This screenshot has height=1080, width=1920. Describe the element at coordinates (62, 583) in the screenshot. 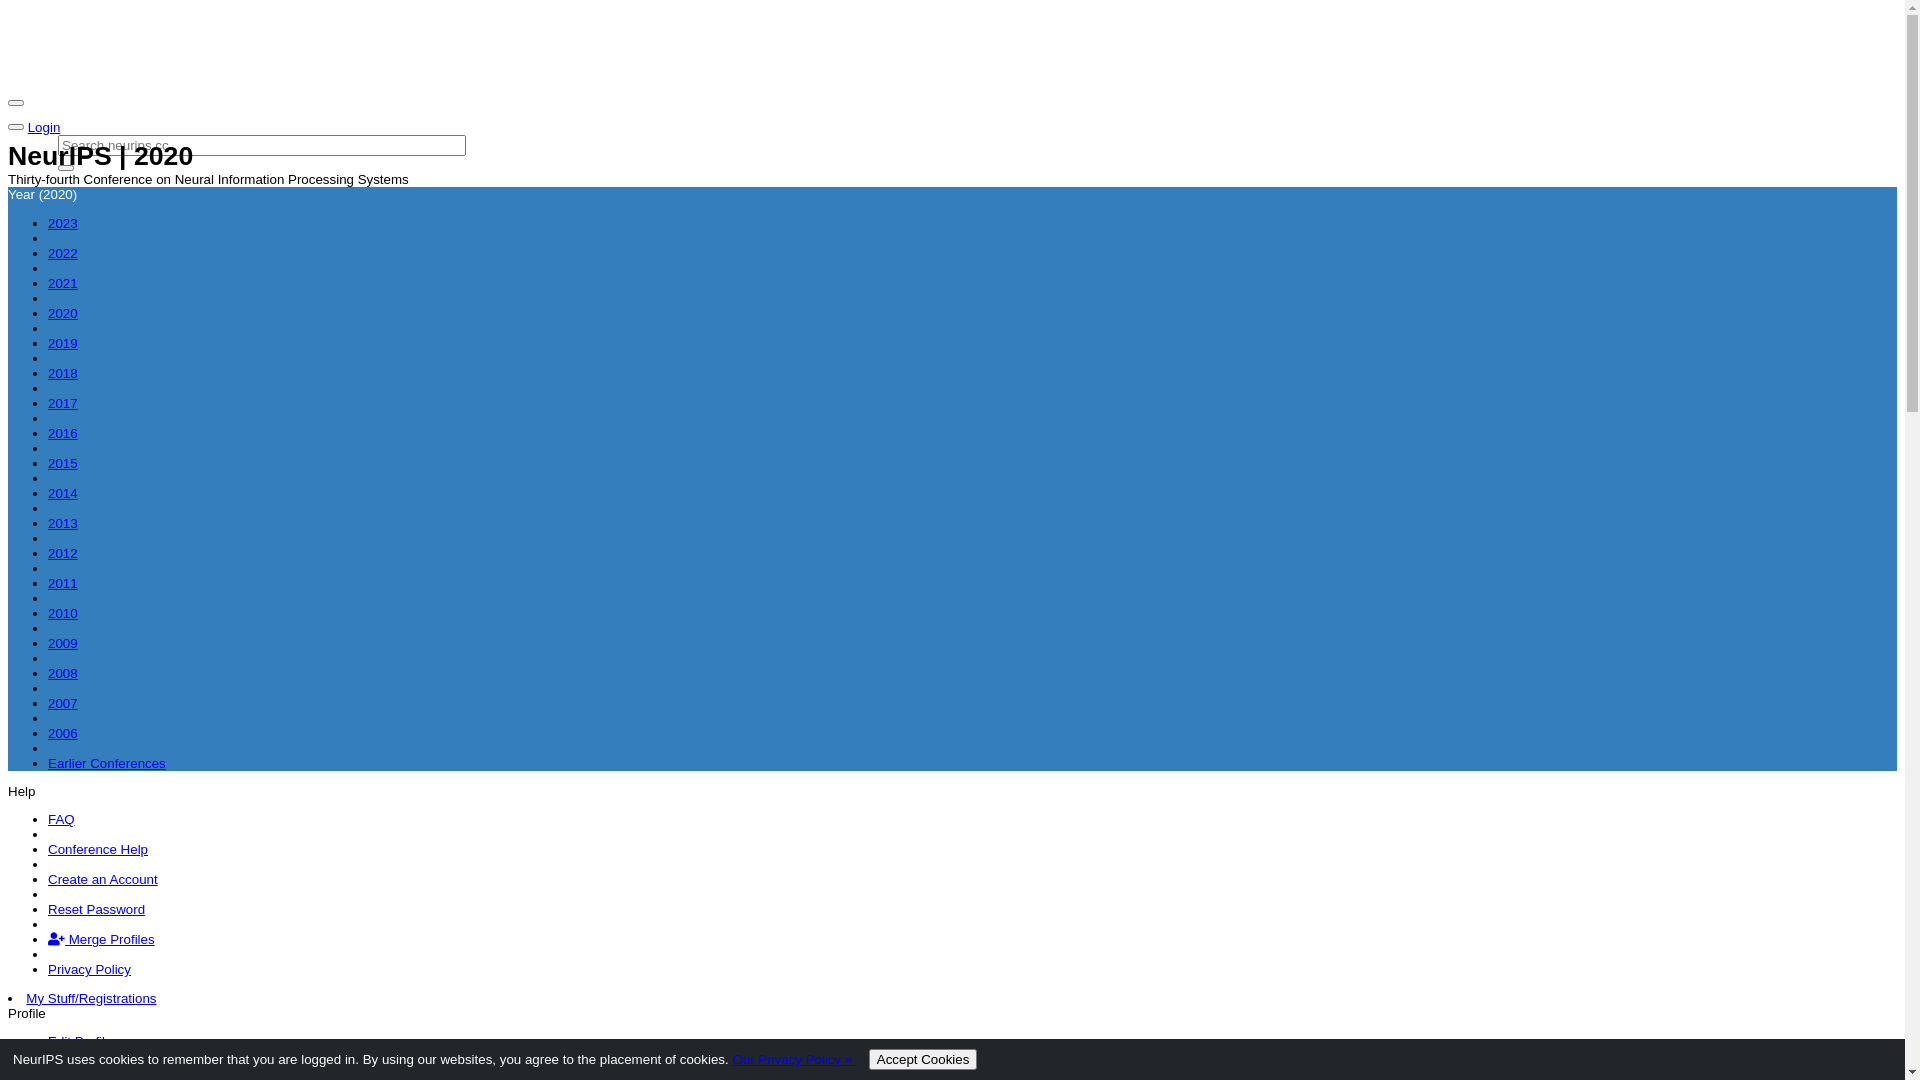

I see `'2011'` at that location.